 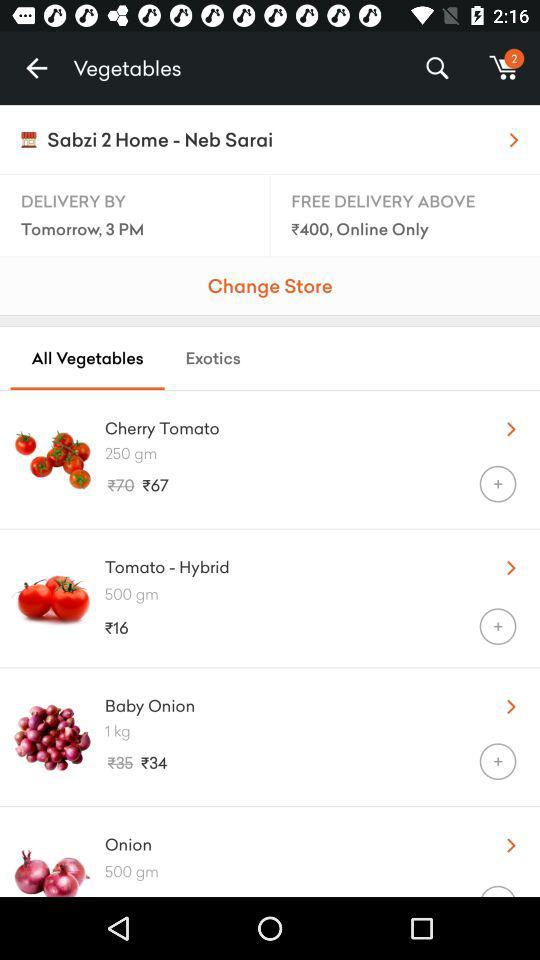 What do you see at coordinates (287, 563) in the screenshot?
I see `the item to the left of u item` at bounding box center [287, 563].